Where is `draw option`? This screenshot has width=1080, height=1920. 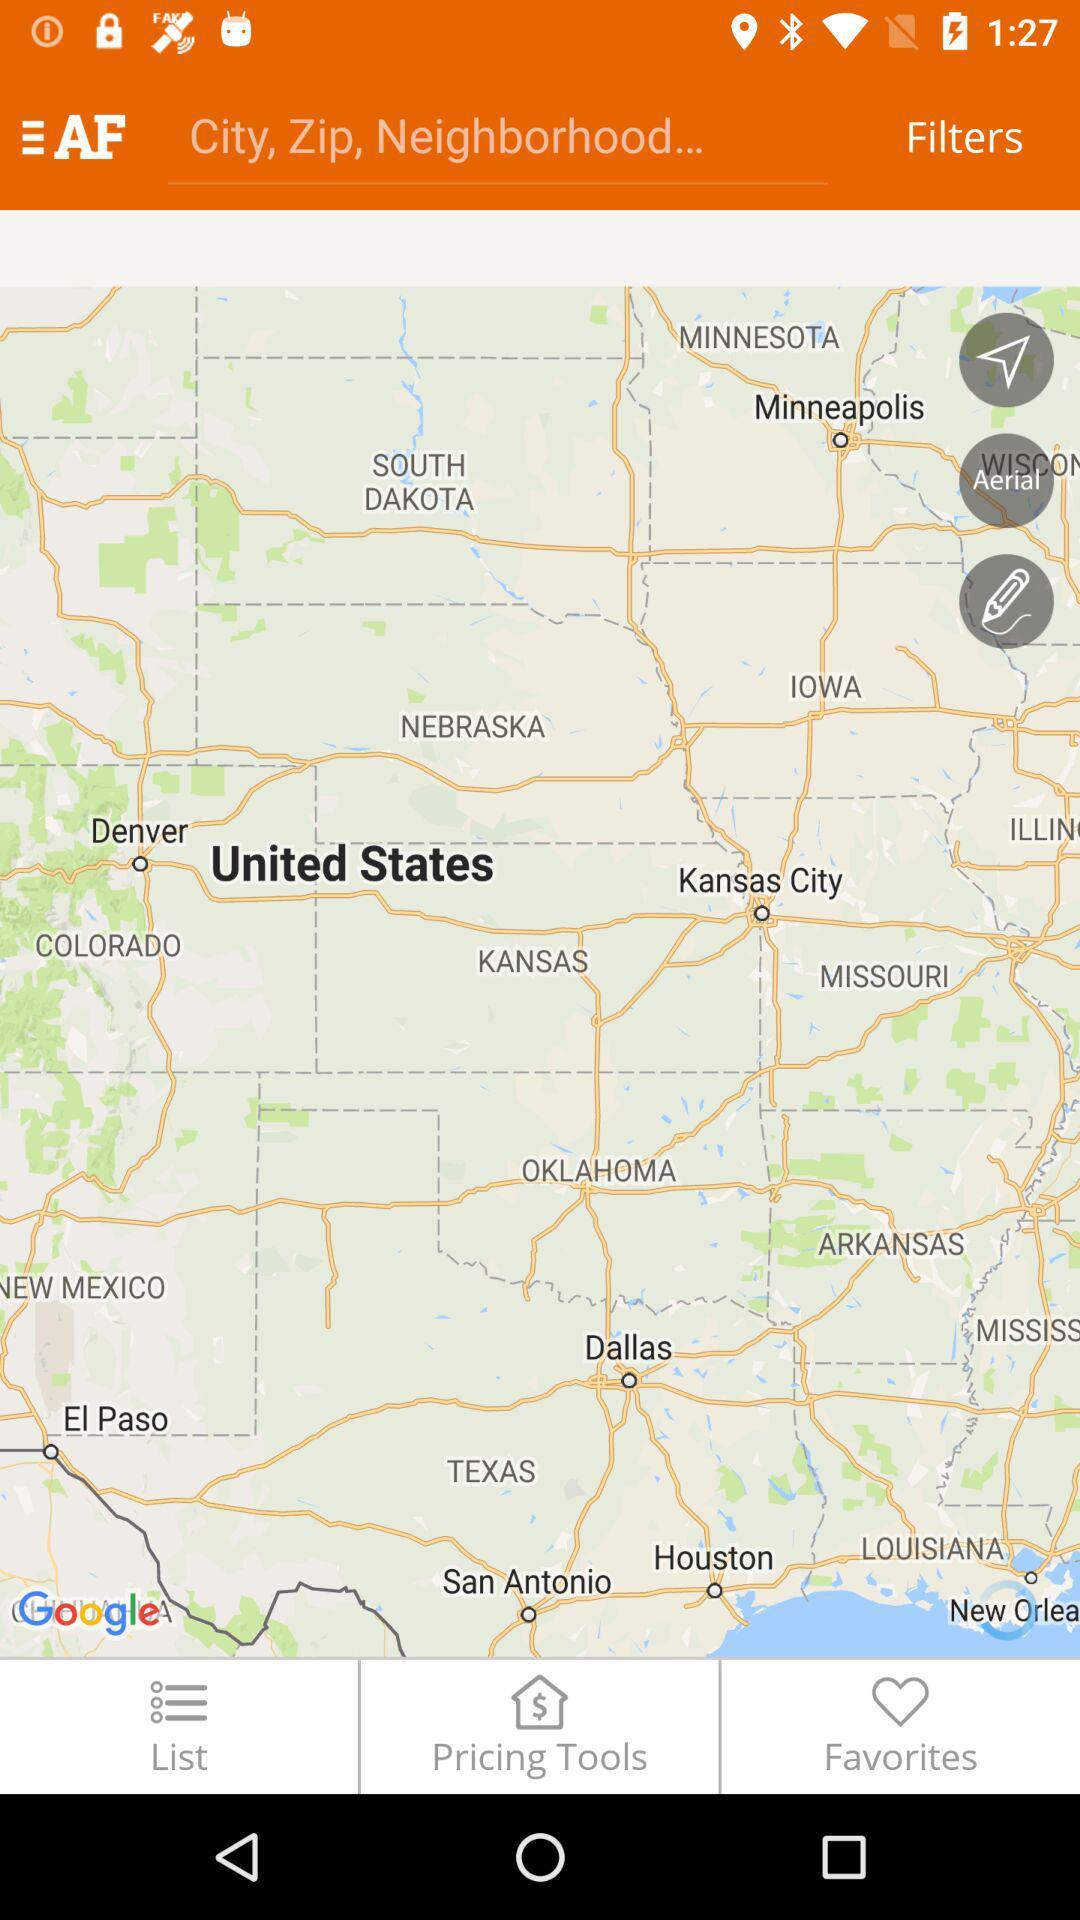
draw option is located at coordinates (1006, 600).